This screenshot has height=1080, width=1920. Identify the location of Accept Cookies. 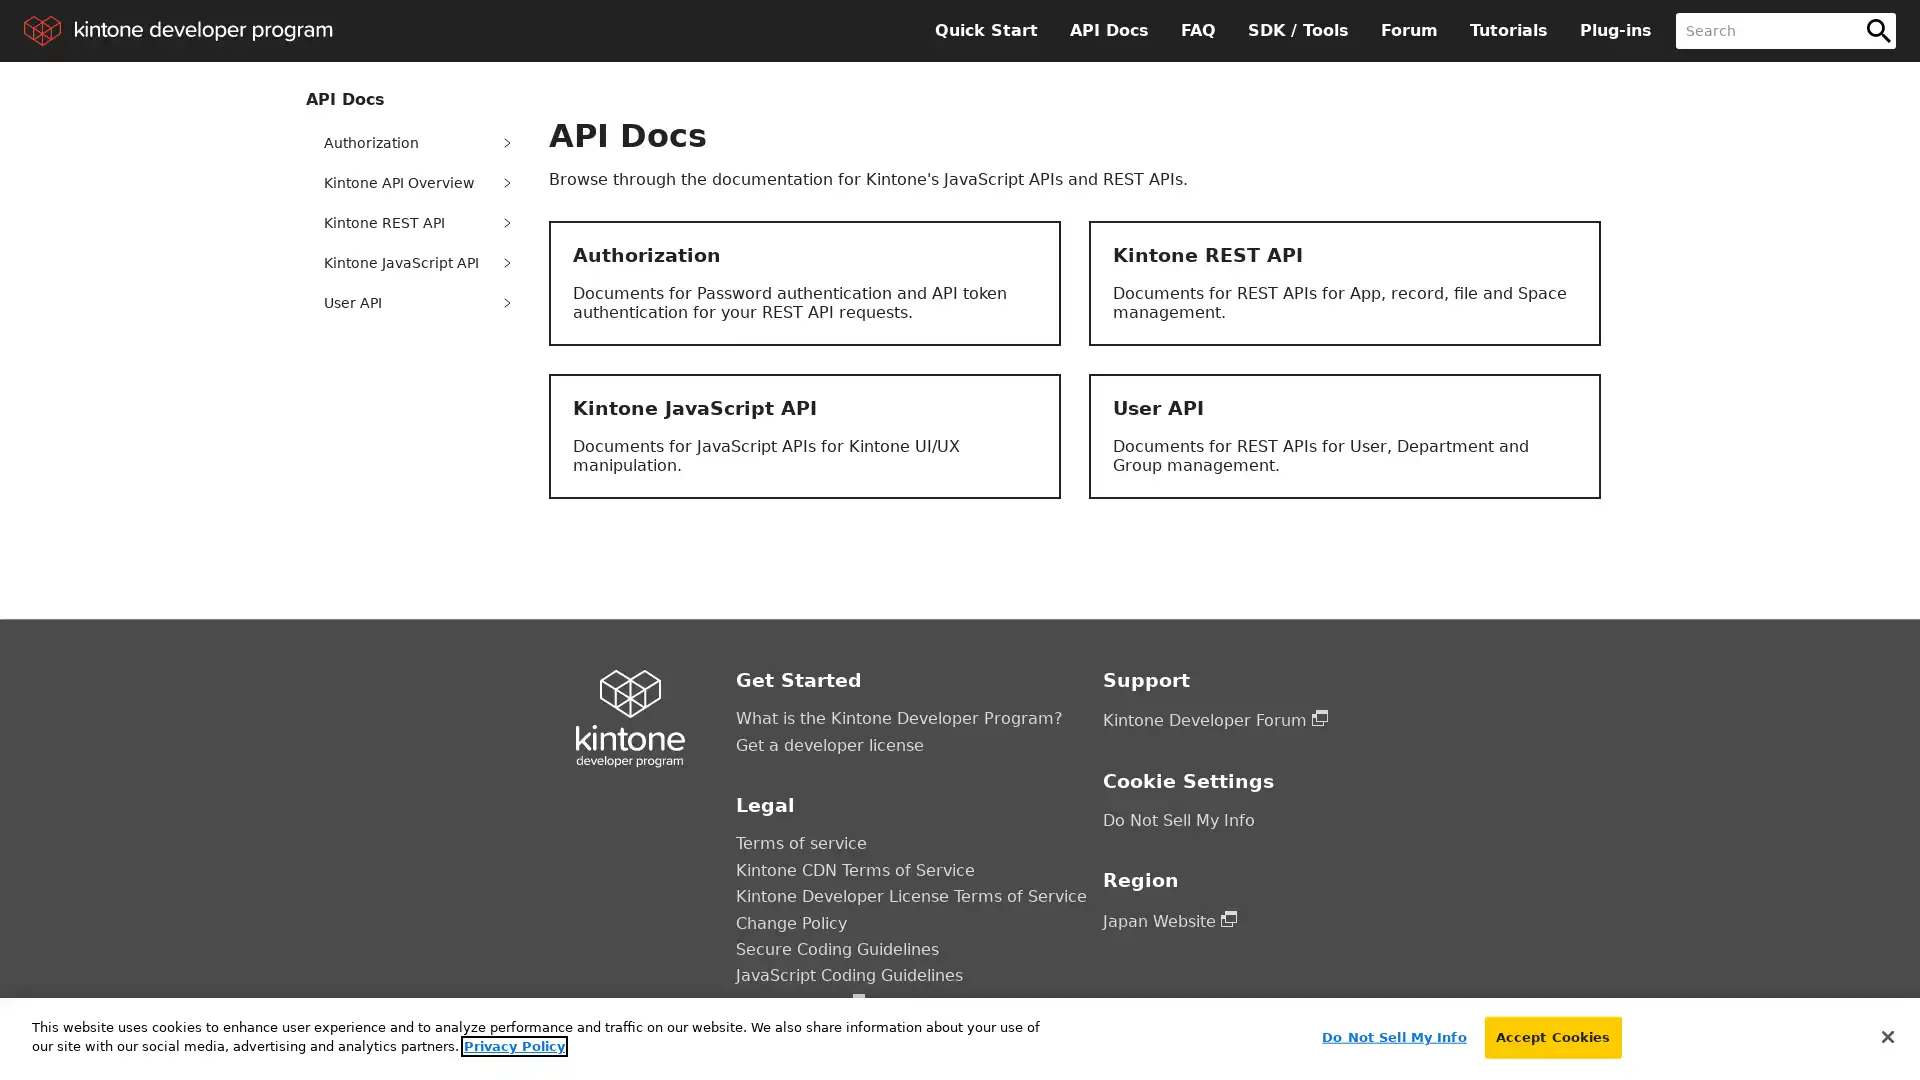
(1551, 1036).